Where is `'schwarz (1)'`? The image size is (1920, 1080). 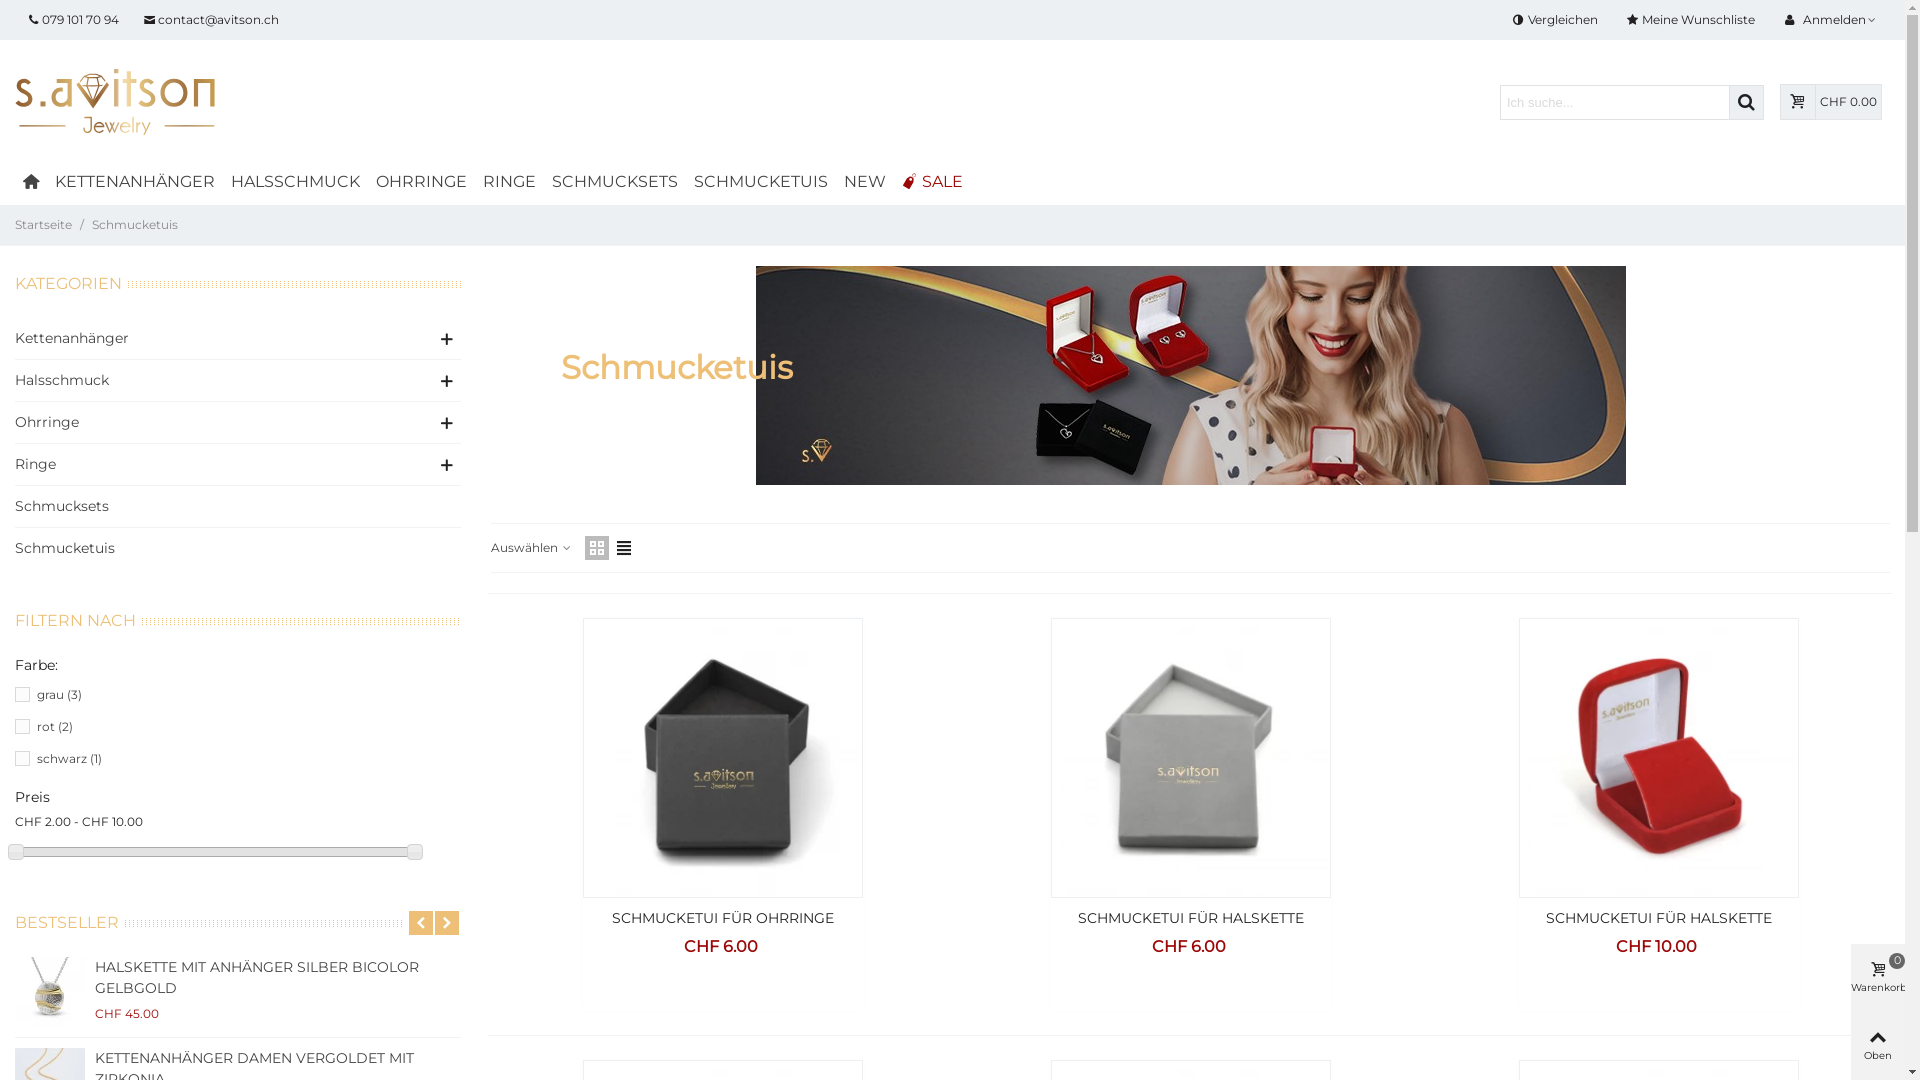 'schwarz (1)' is located at coordinates (69, 759).